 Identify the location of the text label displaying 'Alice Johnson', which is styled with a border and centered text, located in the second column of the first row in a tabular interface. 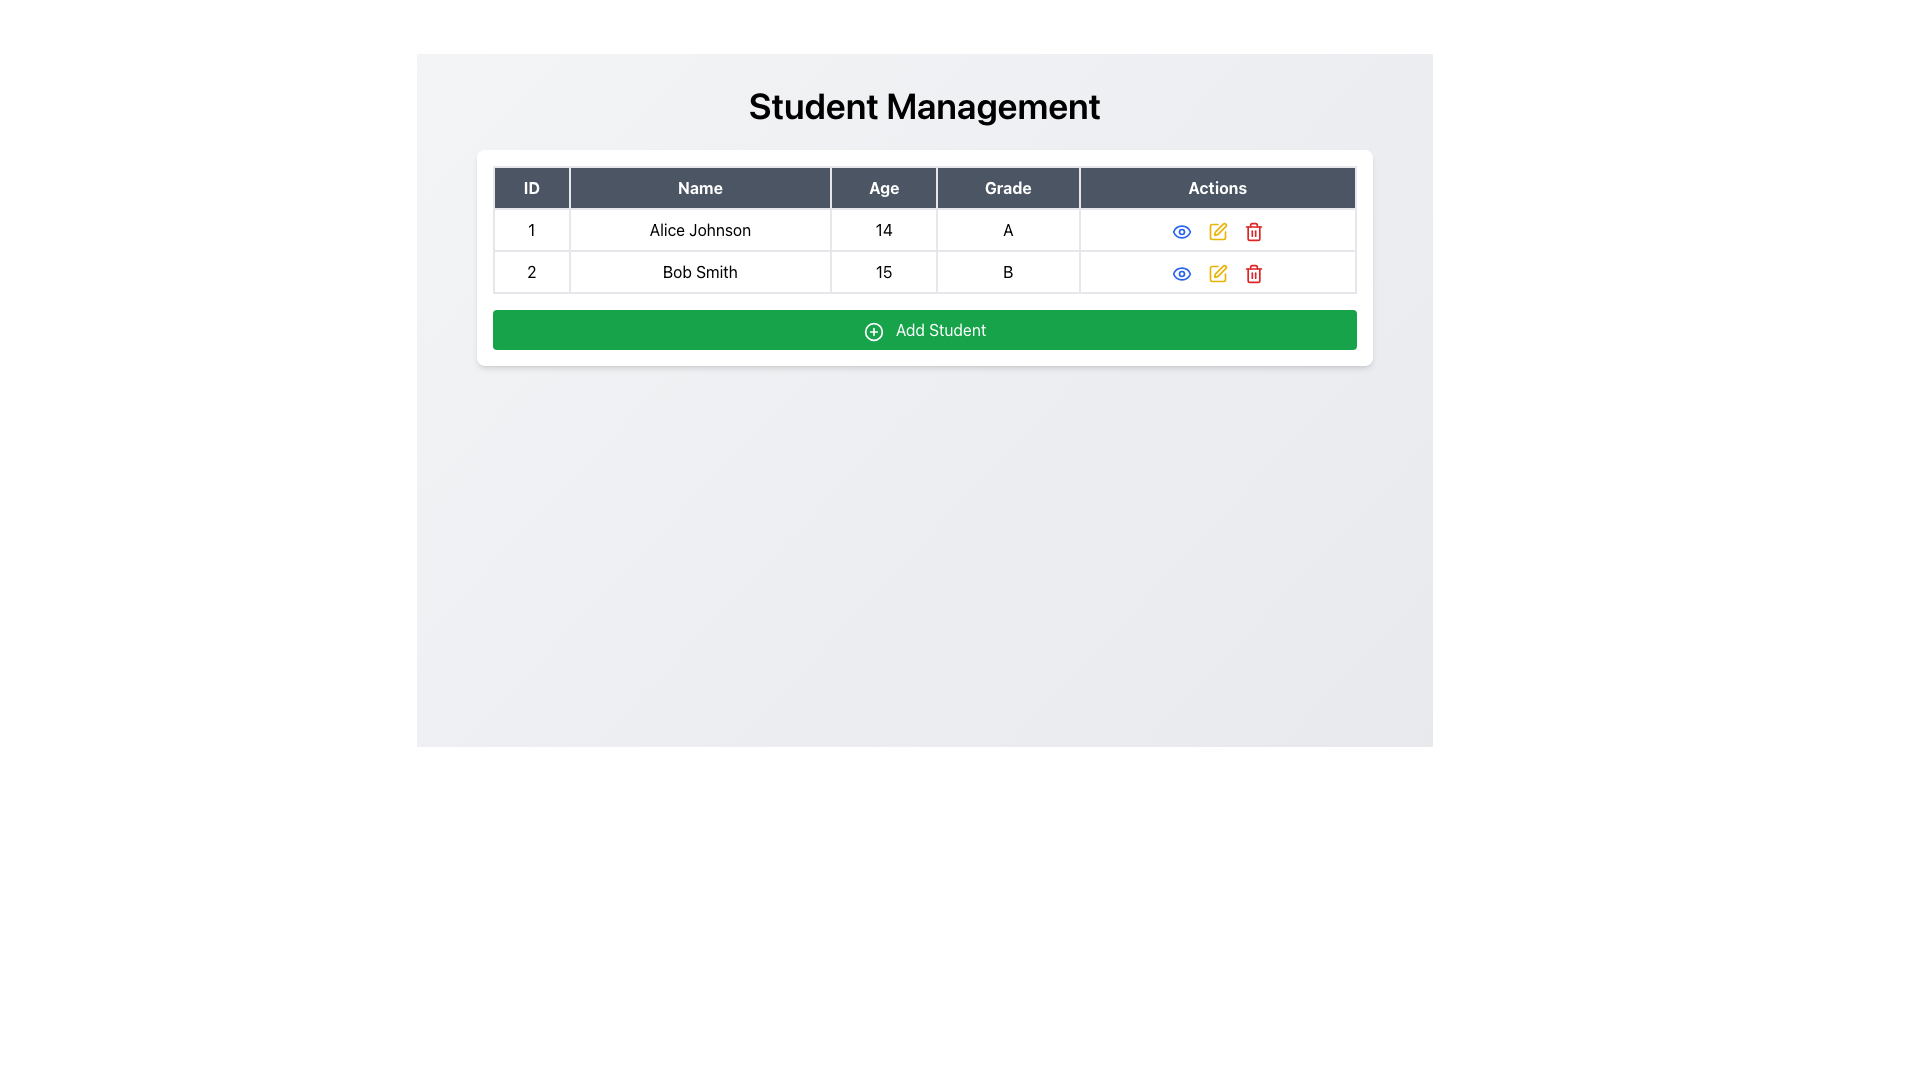
(700, 229).